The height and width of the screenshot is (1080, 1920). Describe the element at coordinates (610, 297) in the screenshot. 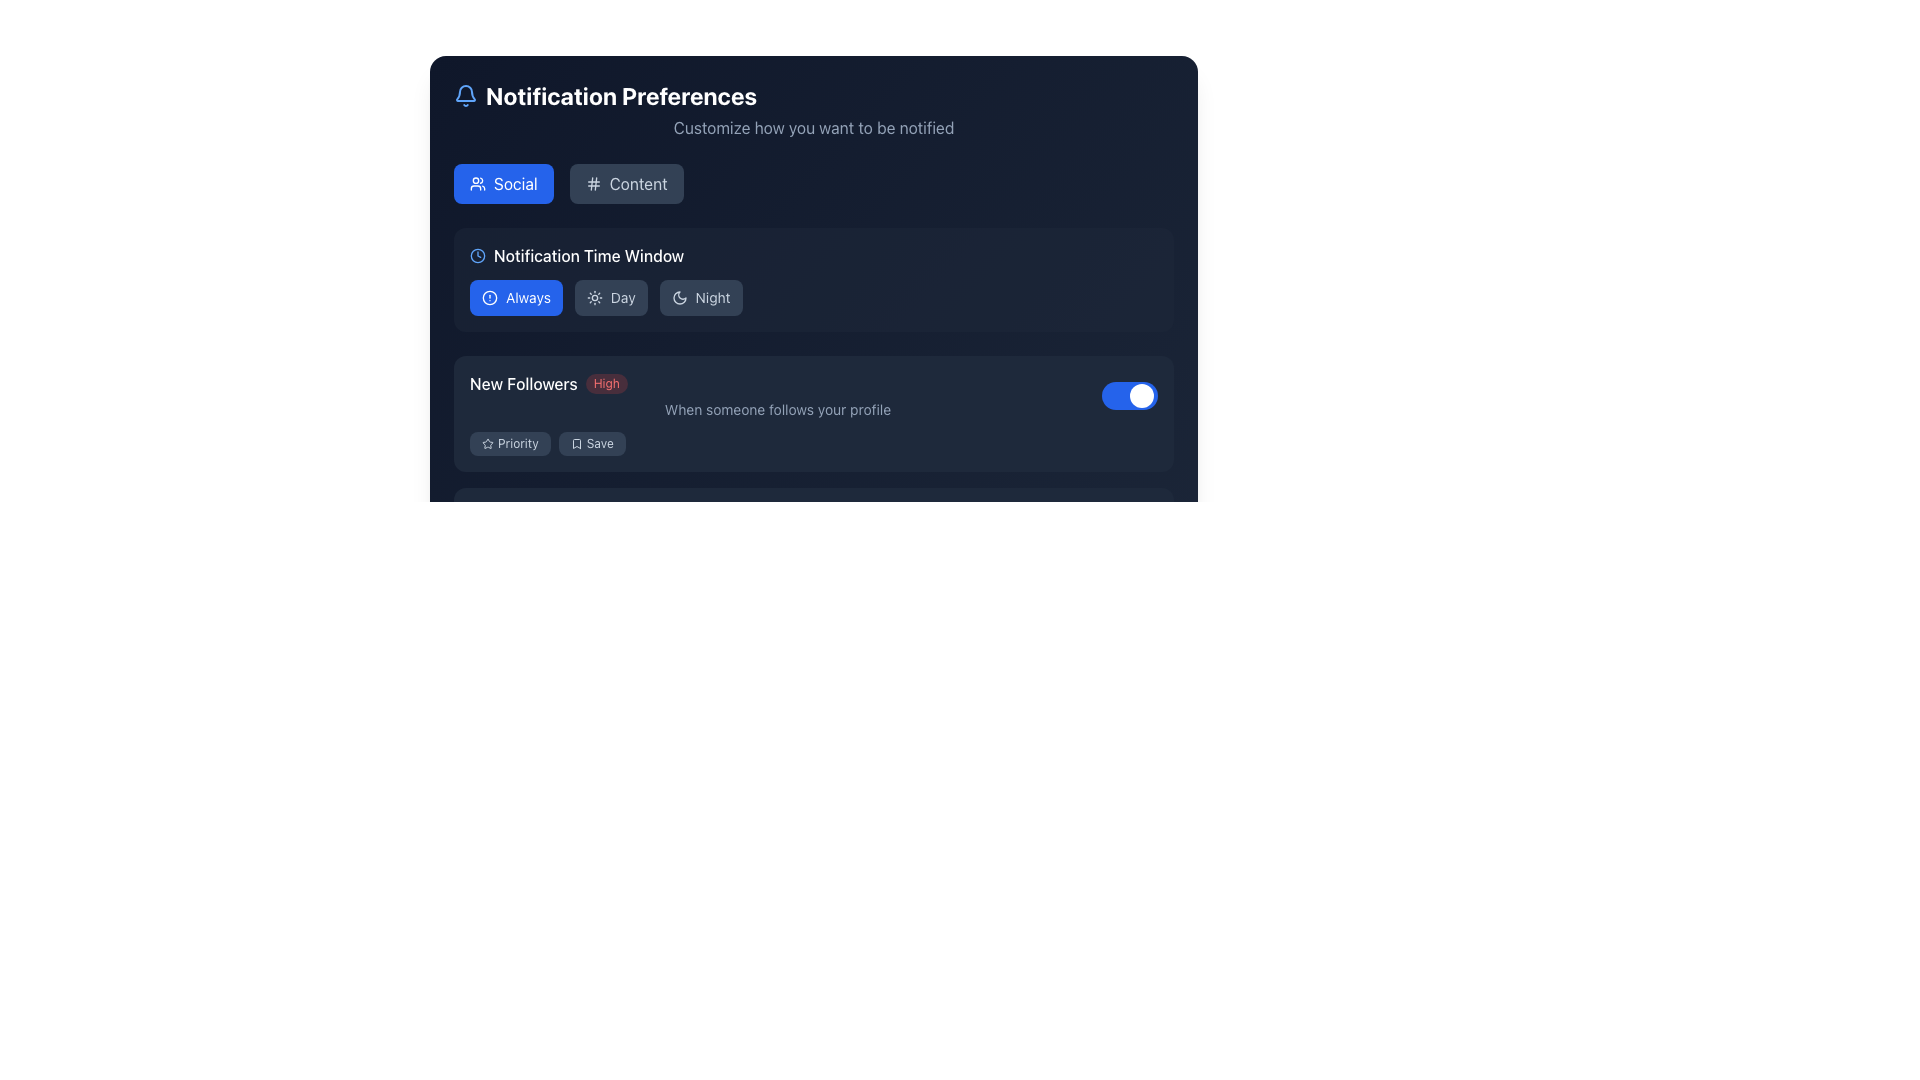

I see `the 'Day' notification setting button, which is the second option in the 'Notification Time Window' row, positioned between the 'Always' and 'Night' buttons` at that location.